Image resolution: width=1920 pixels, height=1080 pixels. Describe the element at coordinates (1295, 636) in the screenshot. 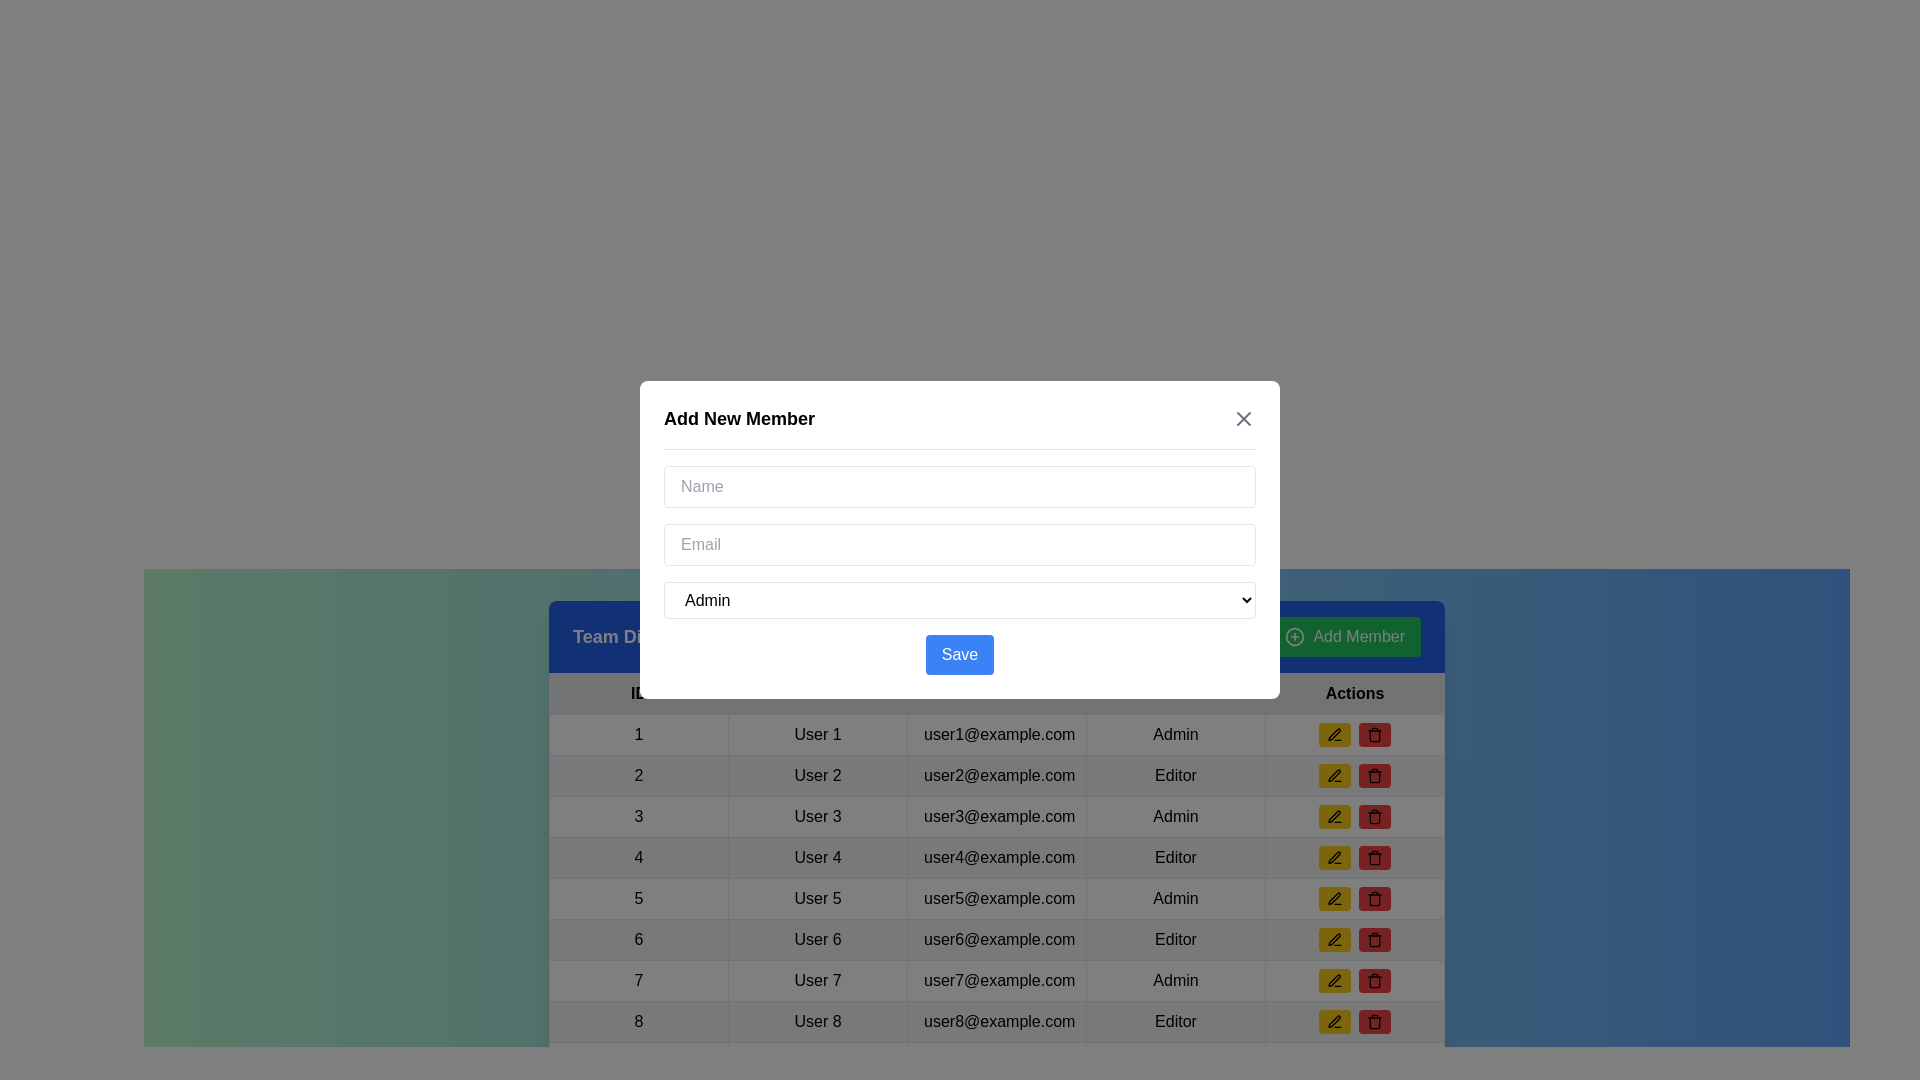

I see `the 'Add Member' icon located to the left of the text 'Add Member' in the green button at the top right section of the interface` at that location.